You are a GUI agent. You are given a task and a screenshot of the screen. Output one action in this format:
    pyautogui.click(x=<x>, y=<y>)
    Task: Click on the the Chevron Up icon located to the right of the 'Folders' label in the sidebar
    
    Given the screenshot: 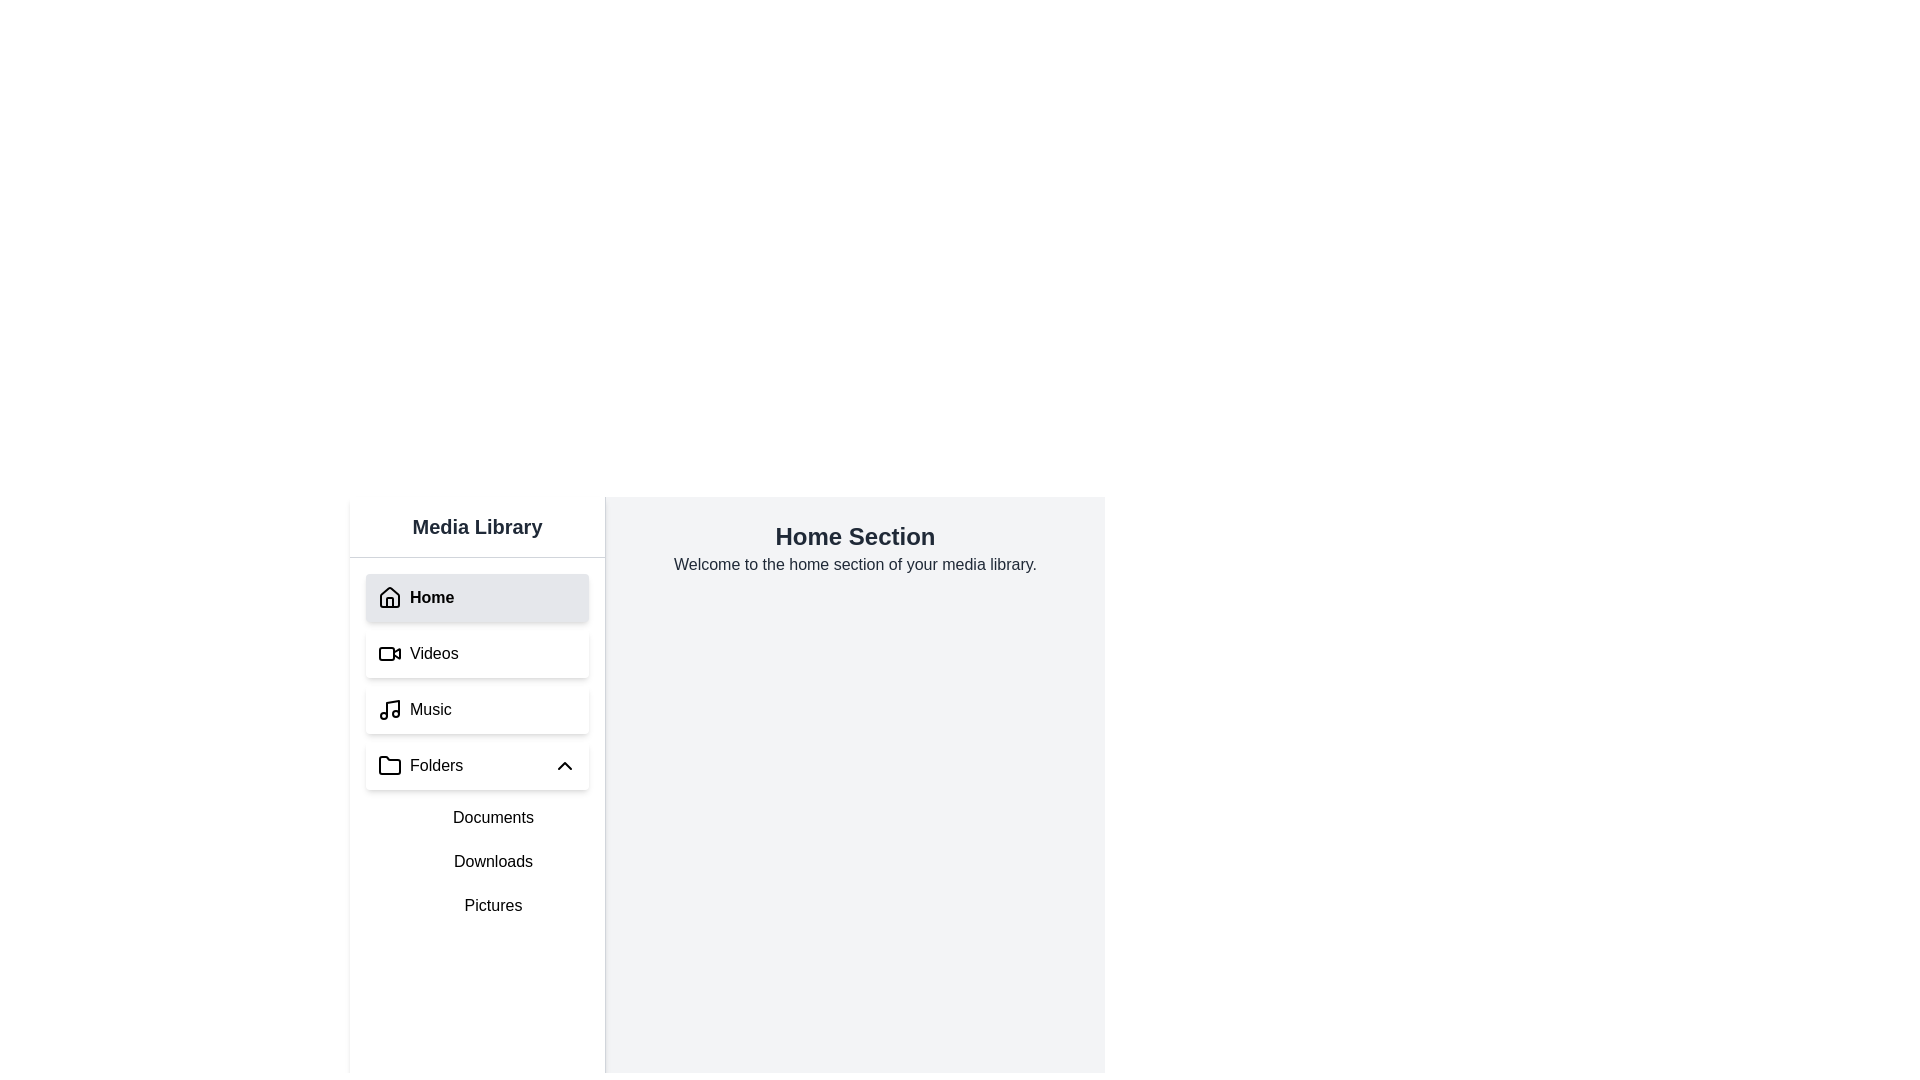 What is the action you would take?
    pyautogui.click(x=564, y=765)
    